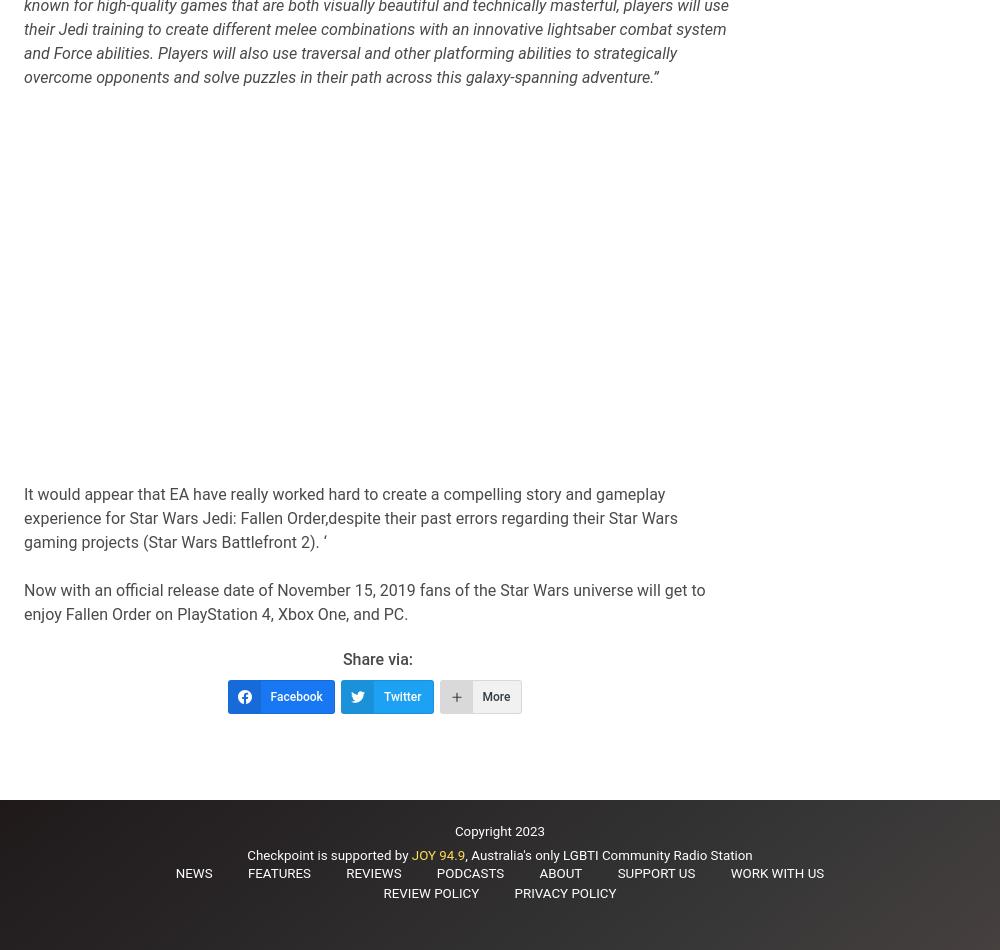  Describe the element at coordinates (328, 854) in the screenshot. I see `'Checkpoint is supported by'` at that location.